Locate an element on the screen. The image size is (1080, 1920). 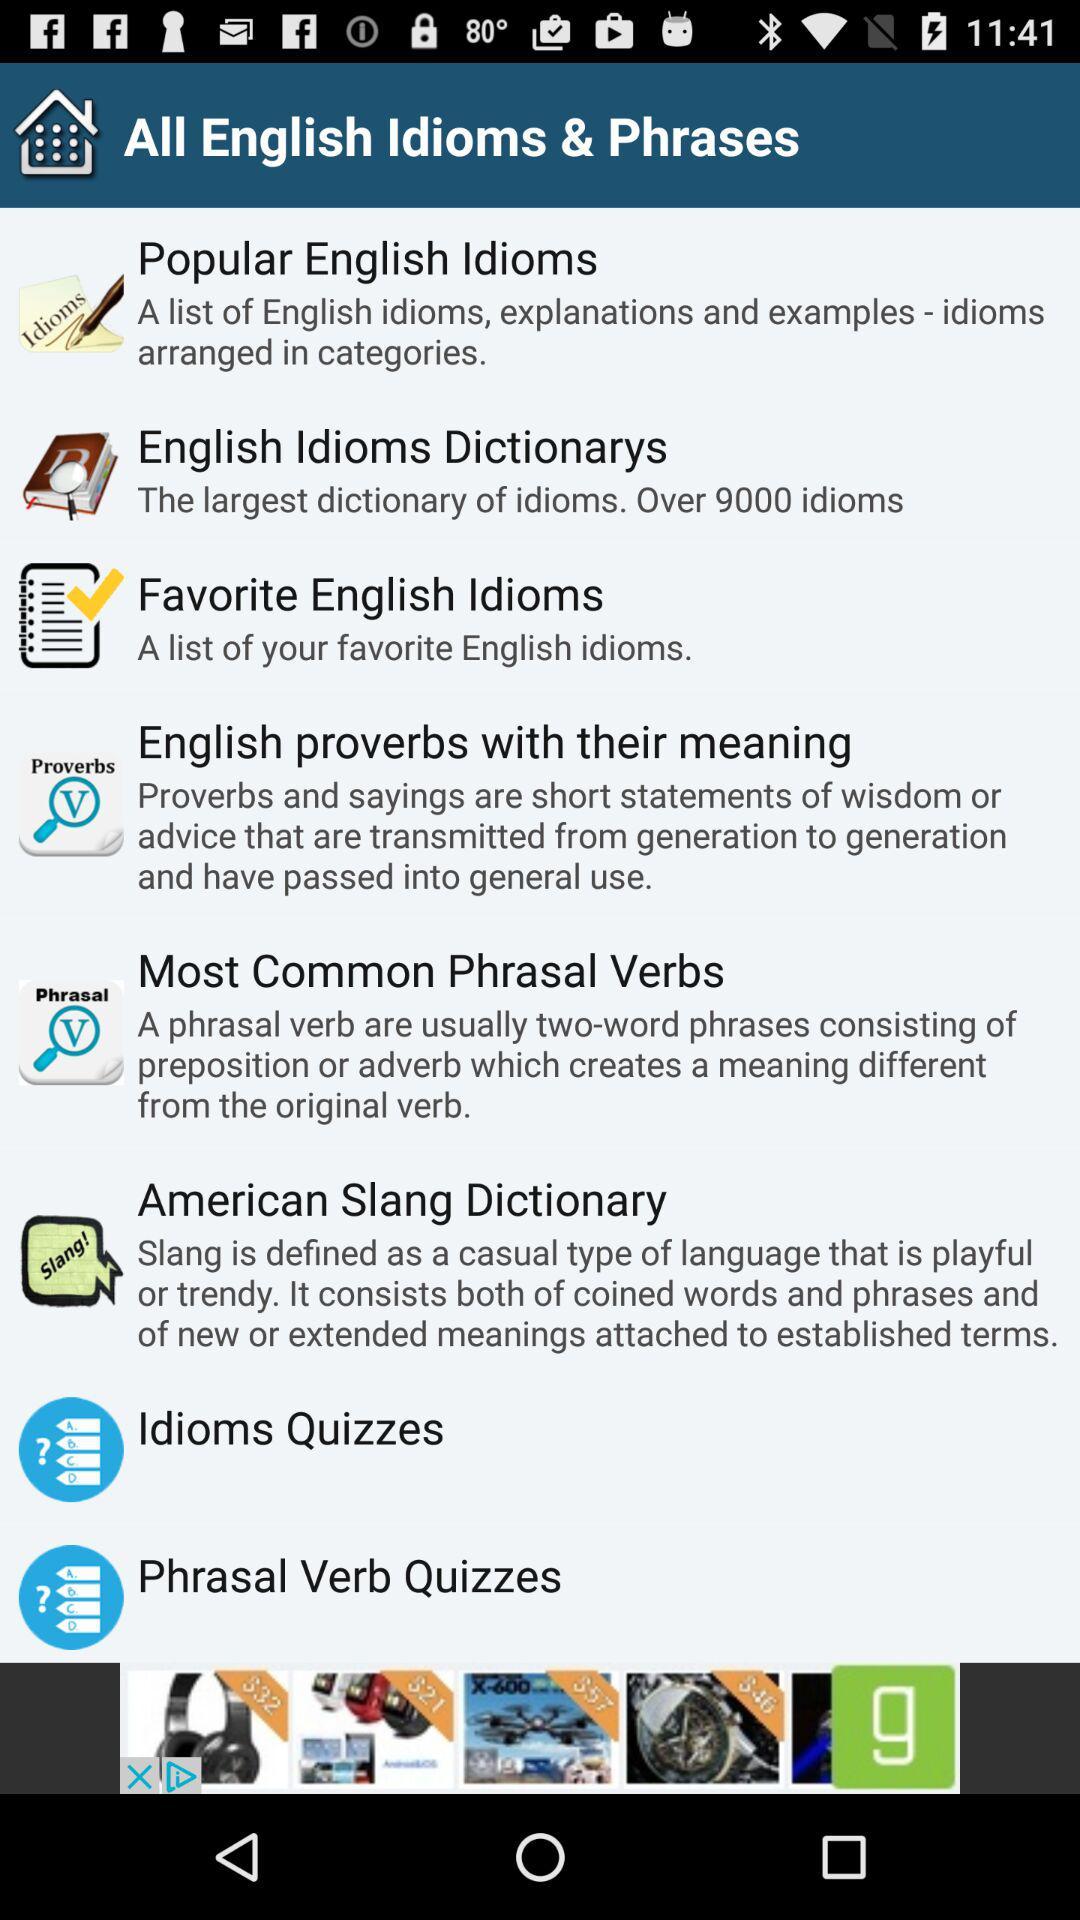
advertisement page is located at coordinates (540, 1727).